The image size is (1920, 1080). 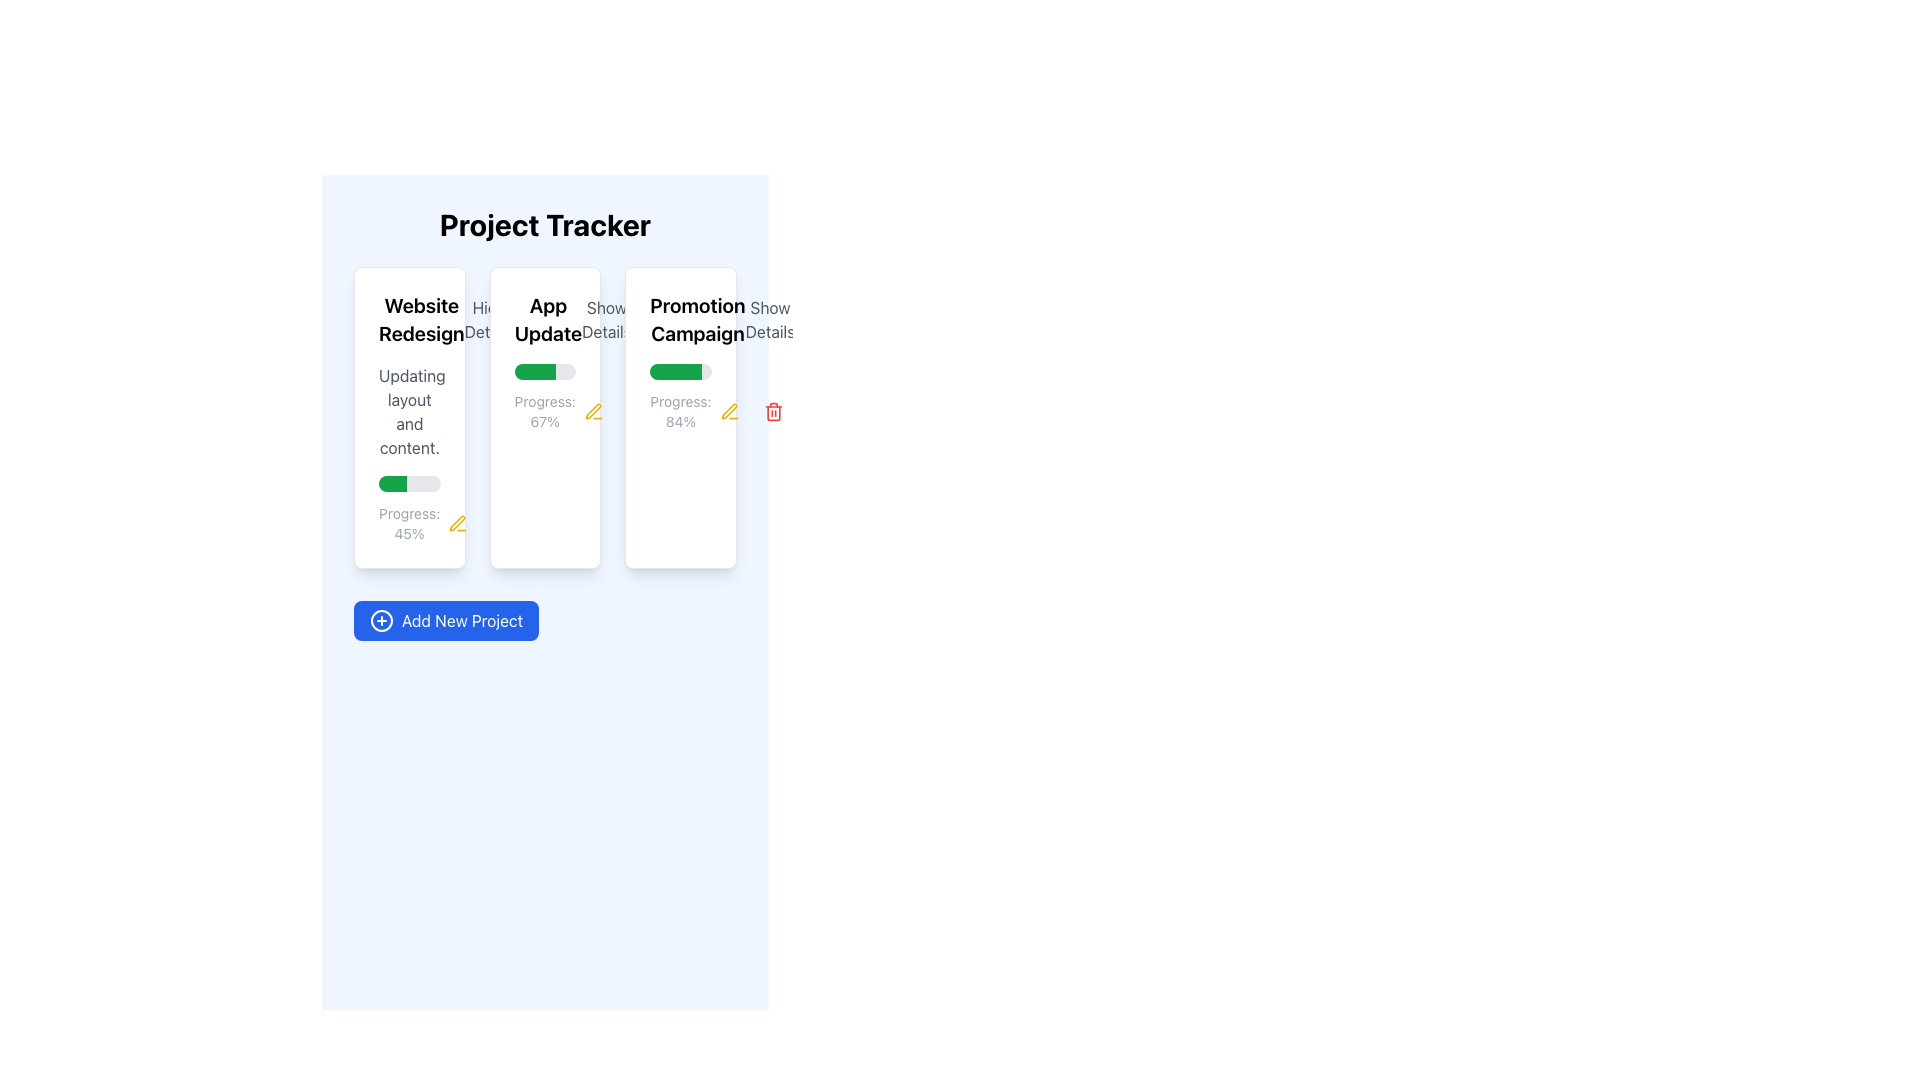 What do you see at coordinates (769, 319) in the screenshot?
I see `the 'Show Details' clickable text link, which is styled in gray and positioned to the right of the 'Promotion Campaign' text` at bounding box center [769, 319].